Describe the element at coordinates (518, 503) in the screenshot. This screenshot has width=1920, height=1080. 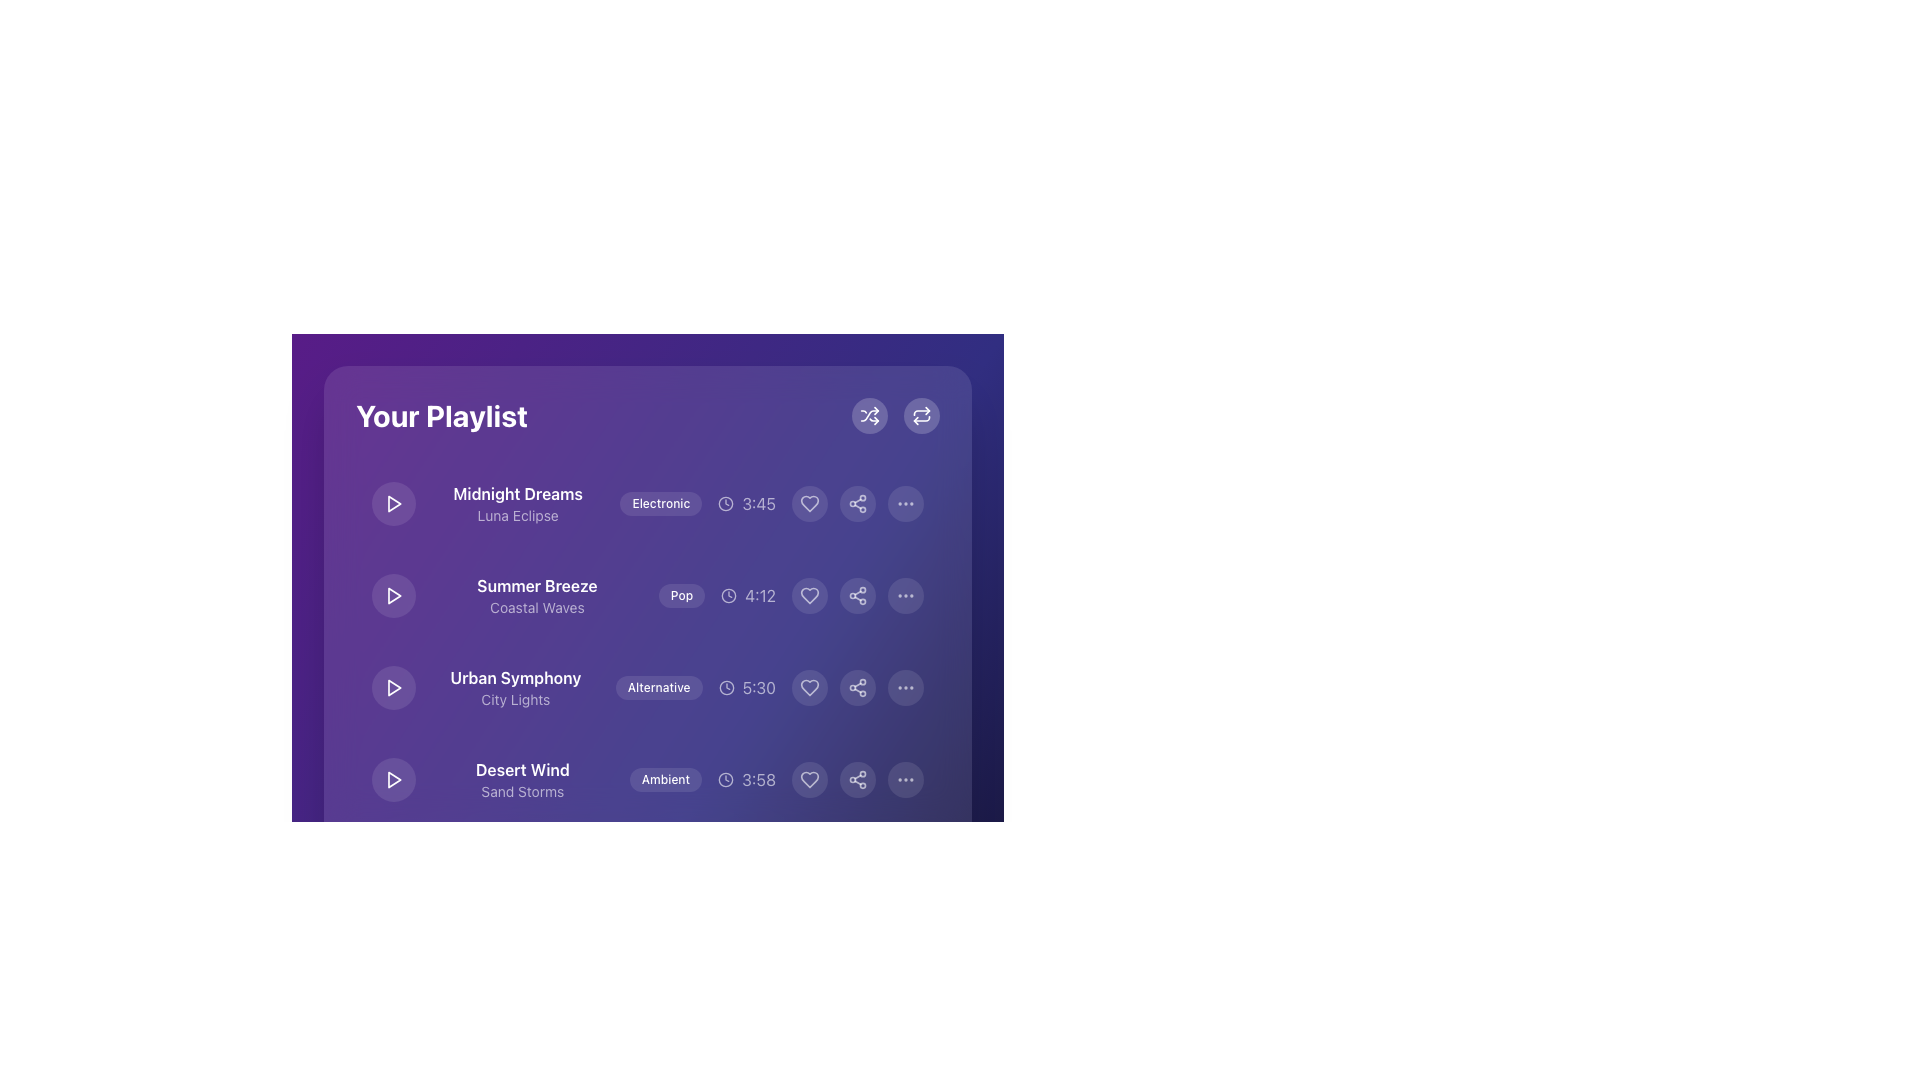
I see `the text display showing 'Midnight Dreams' to see its properties` at that location.